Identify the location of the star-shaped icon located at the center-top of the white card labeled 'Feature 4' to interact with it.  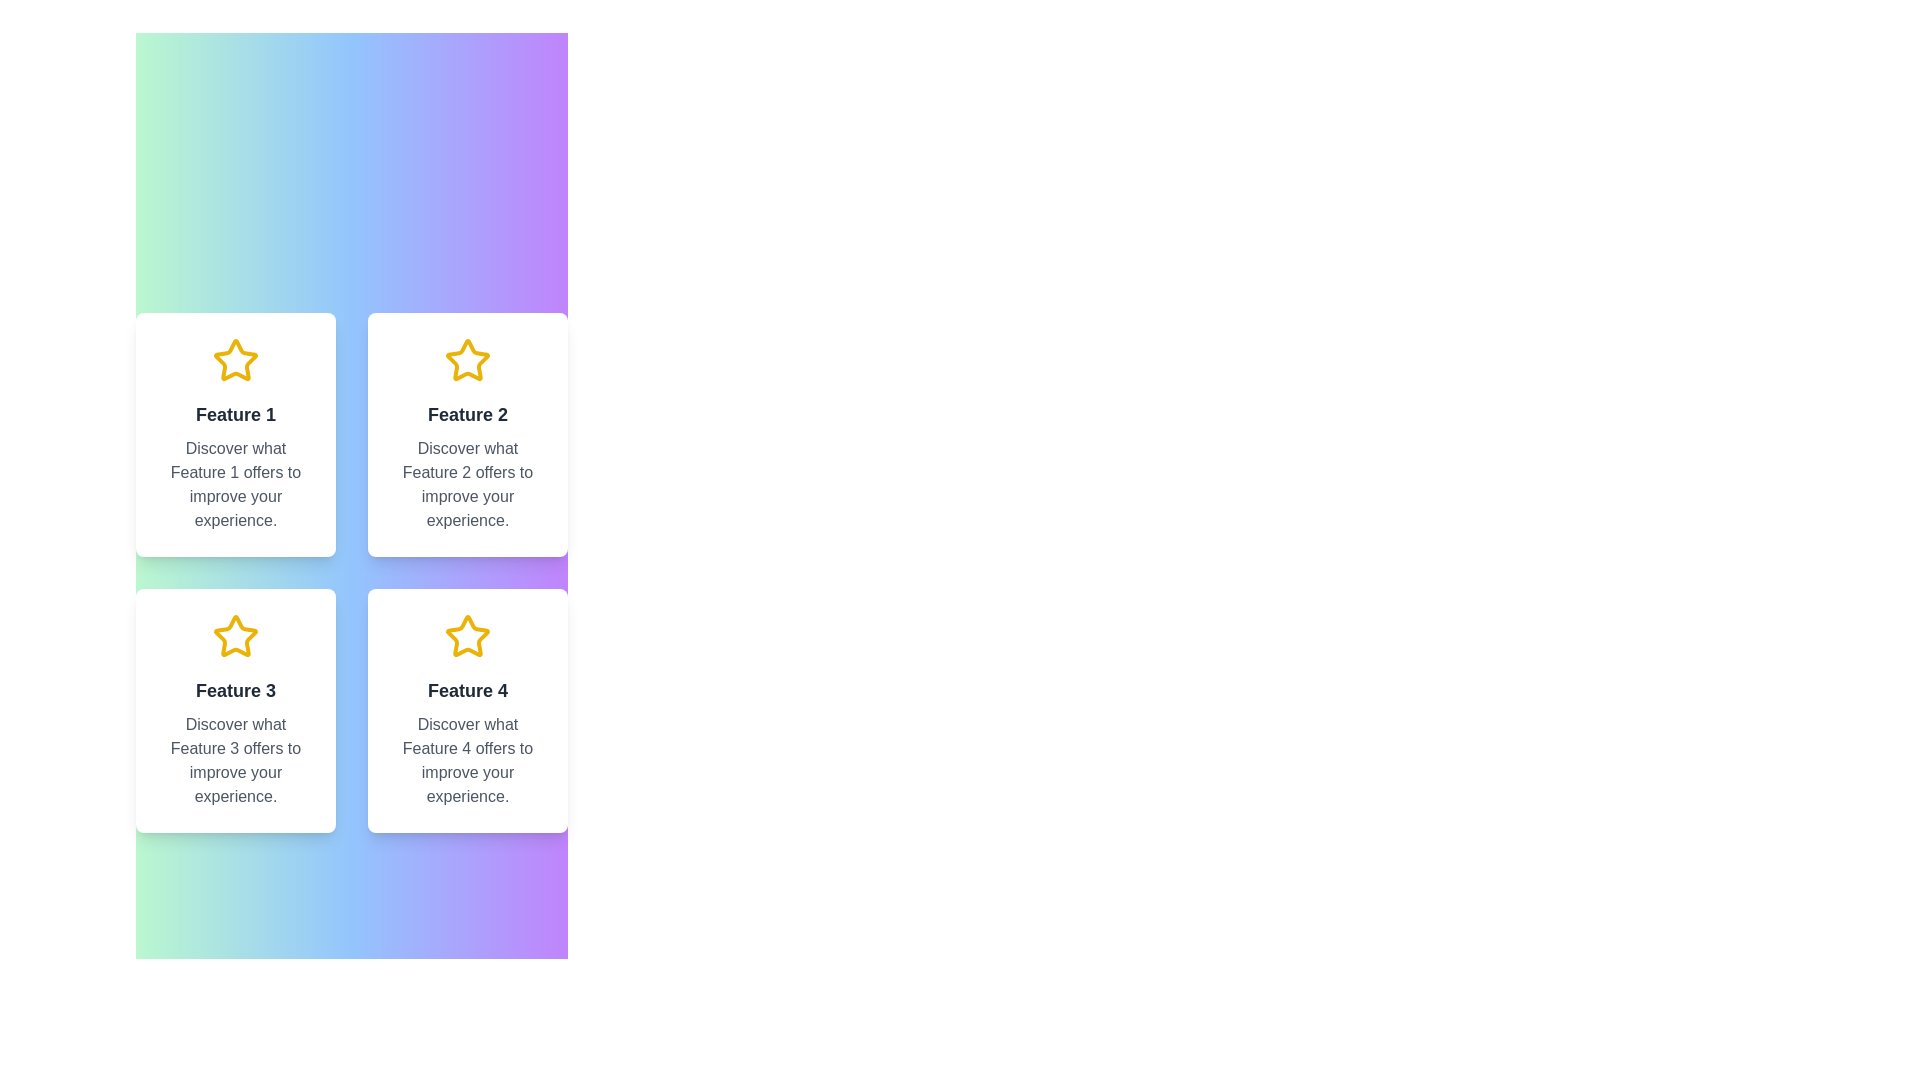
(466, 636).